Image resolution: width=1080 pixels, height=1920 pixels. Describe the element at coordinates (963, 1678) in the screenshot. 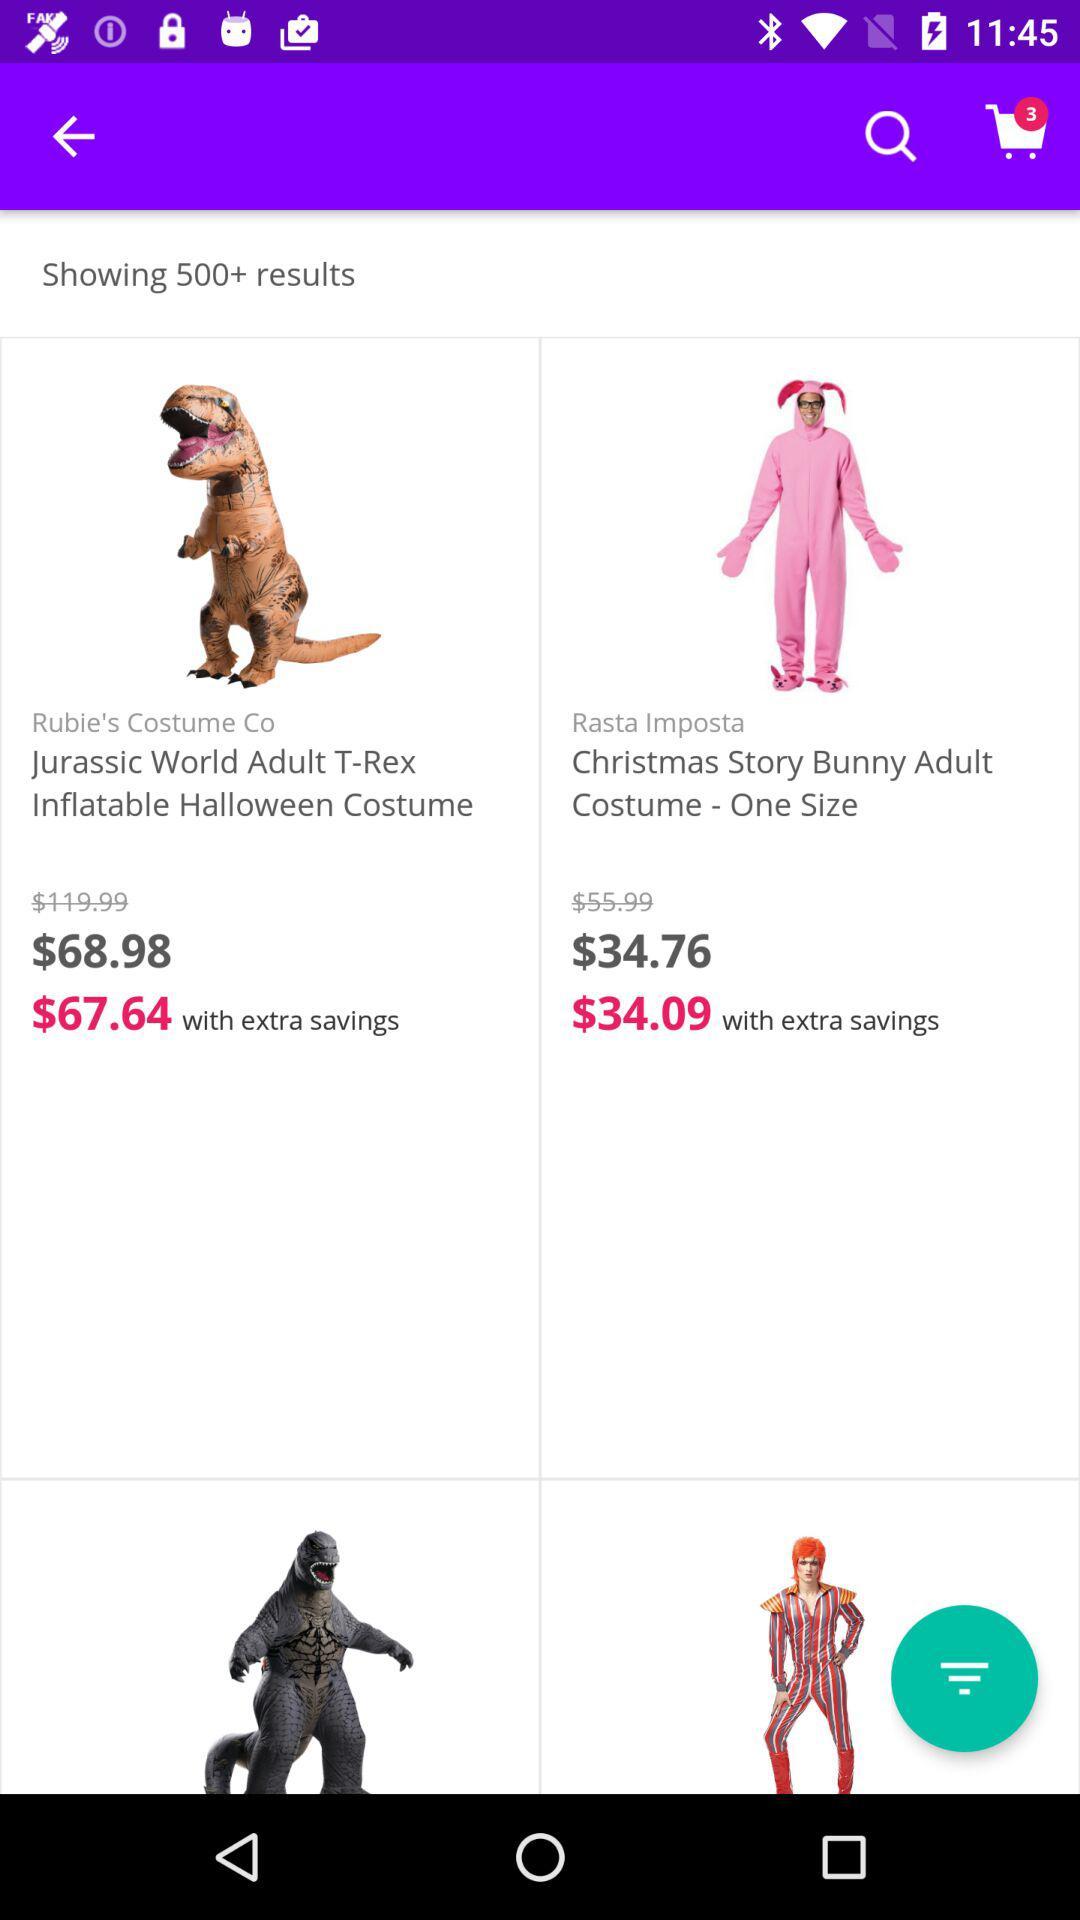

I see `the filter_list icon` at that location.